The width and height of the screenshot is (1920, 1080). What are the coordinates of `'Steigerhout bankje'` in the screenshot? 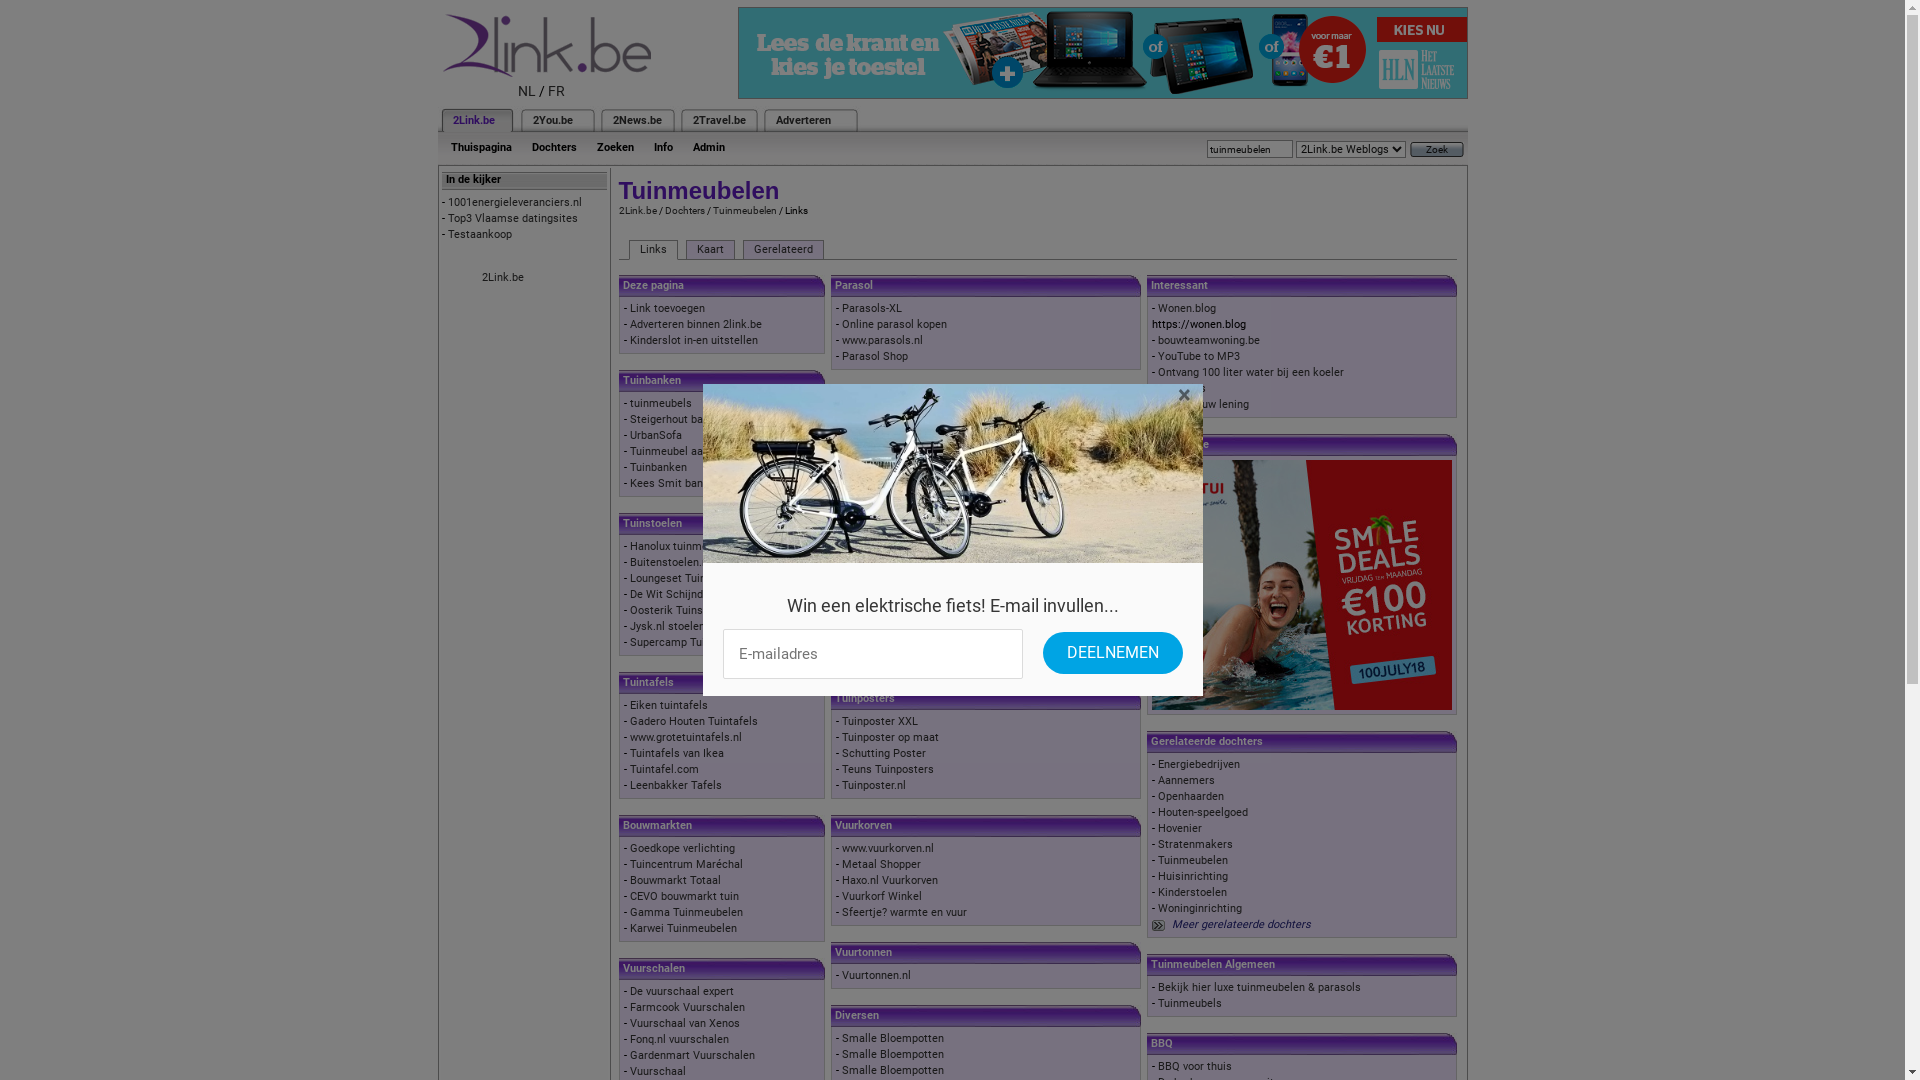 It's located at (628, 418).